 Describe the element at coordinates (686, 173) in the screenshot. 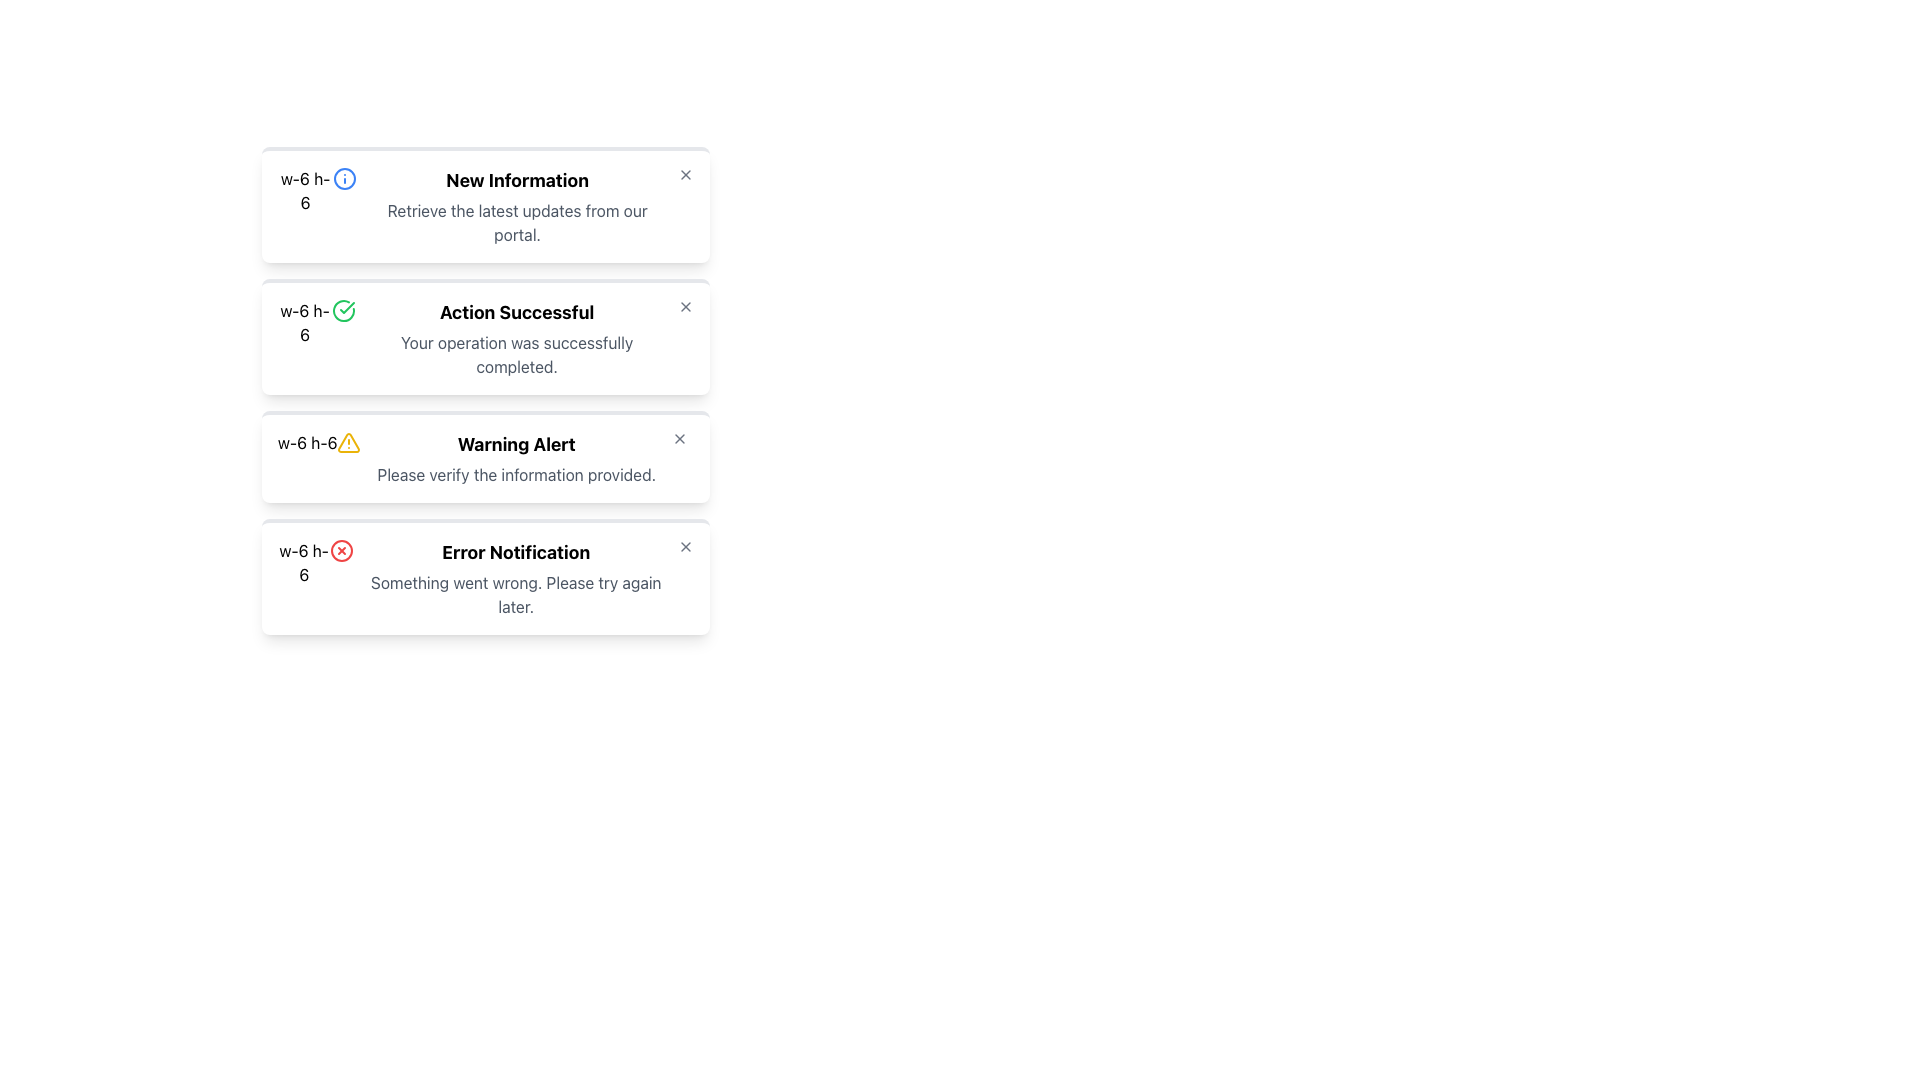

I see `the small circular button with an 'X' icon located at the top-right corner of the 'New Information' notification card to change its appearance` at that location.